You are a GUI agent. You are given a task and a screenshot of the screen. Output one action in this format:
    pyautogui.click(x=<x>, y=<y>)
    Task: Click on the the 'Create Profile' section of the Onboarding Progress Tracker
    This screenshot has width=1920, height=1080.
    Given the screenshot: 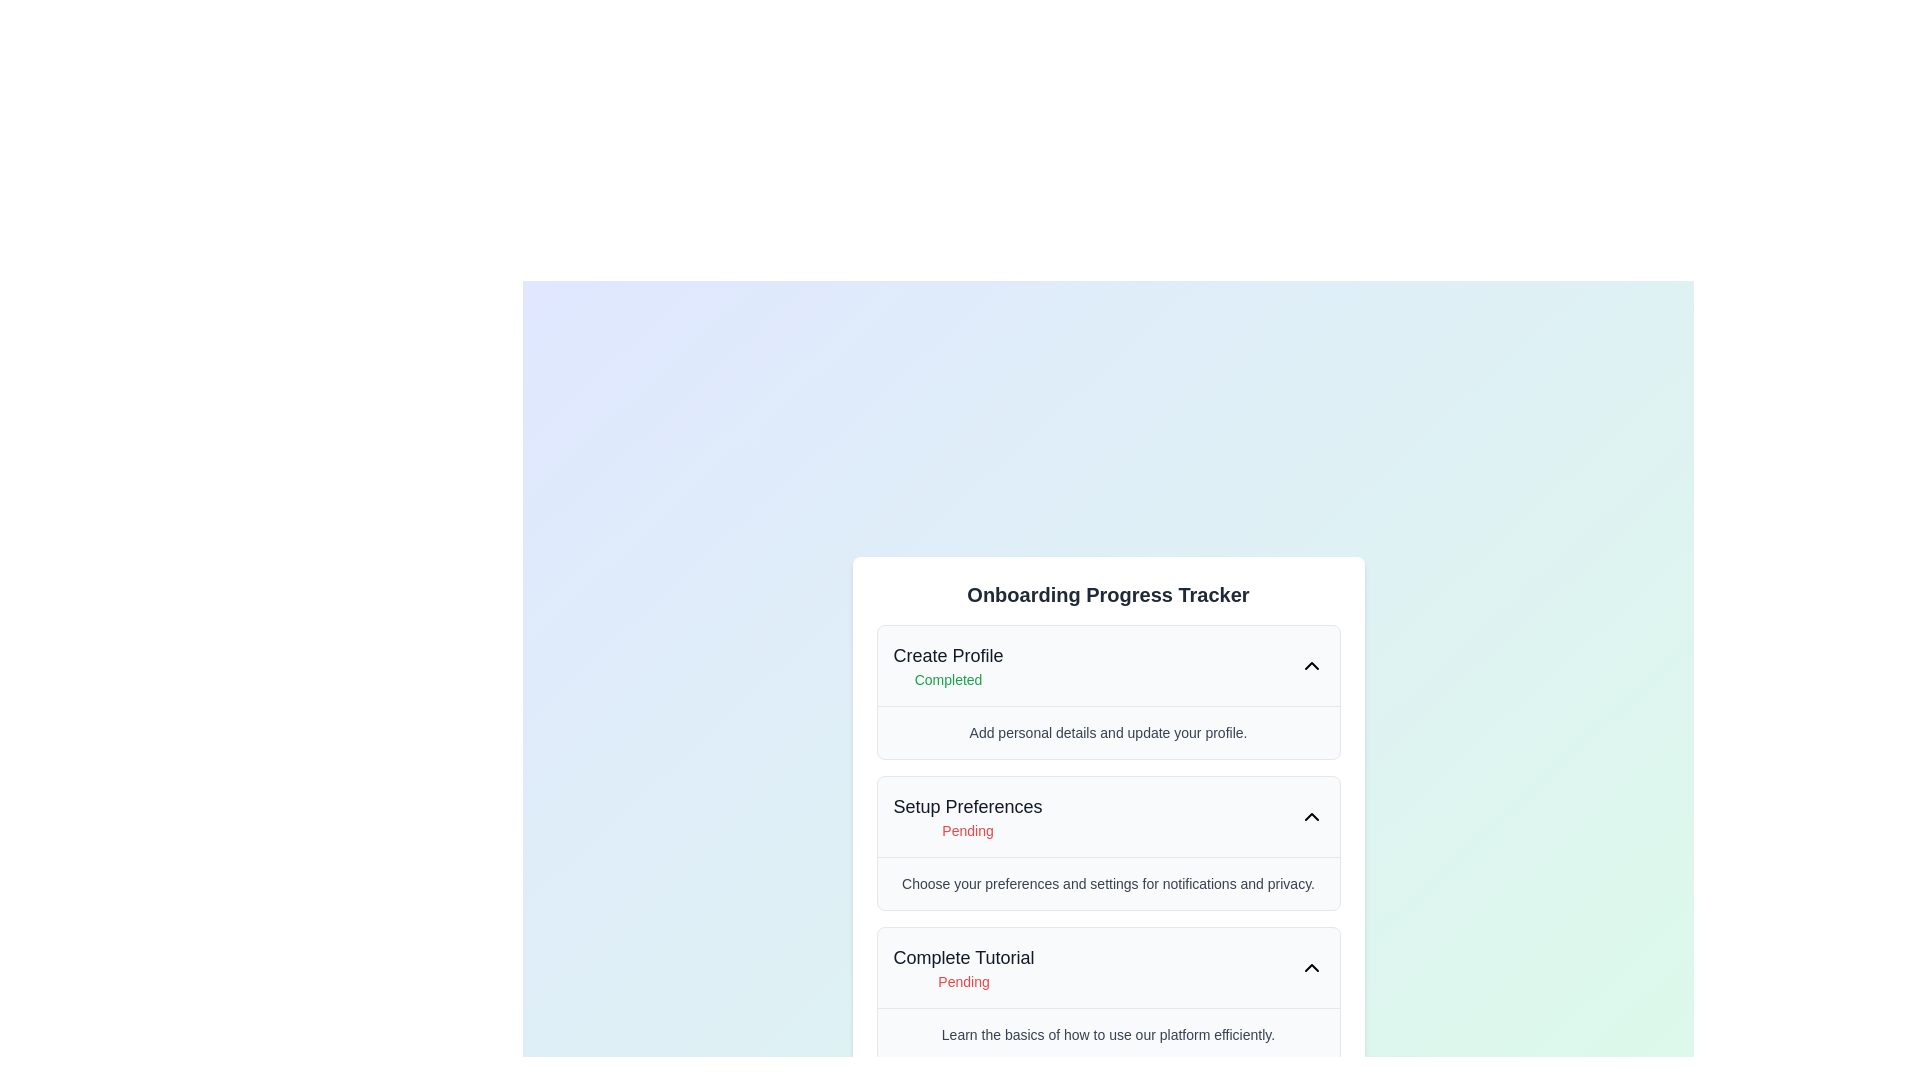 What is the action you would take?
    pyautogui.click(x=1107, y=690)
    